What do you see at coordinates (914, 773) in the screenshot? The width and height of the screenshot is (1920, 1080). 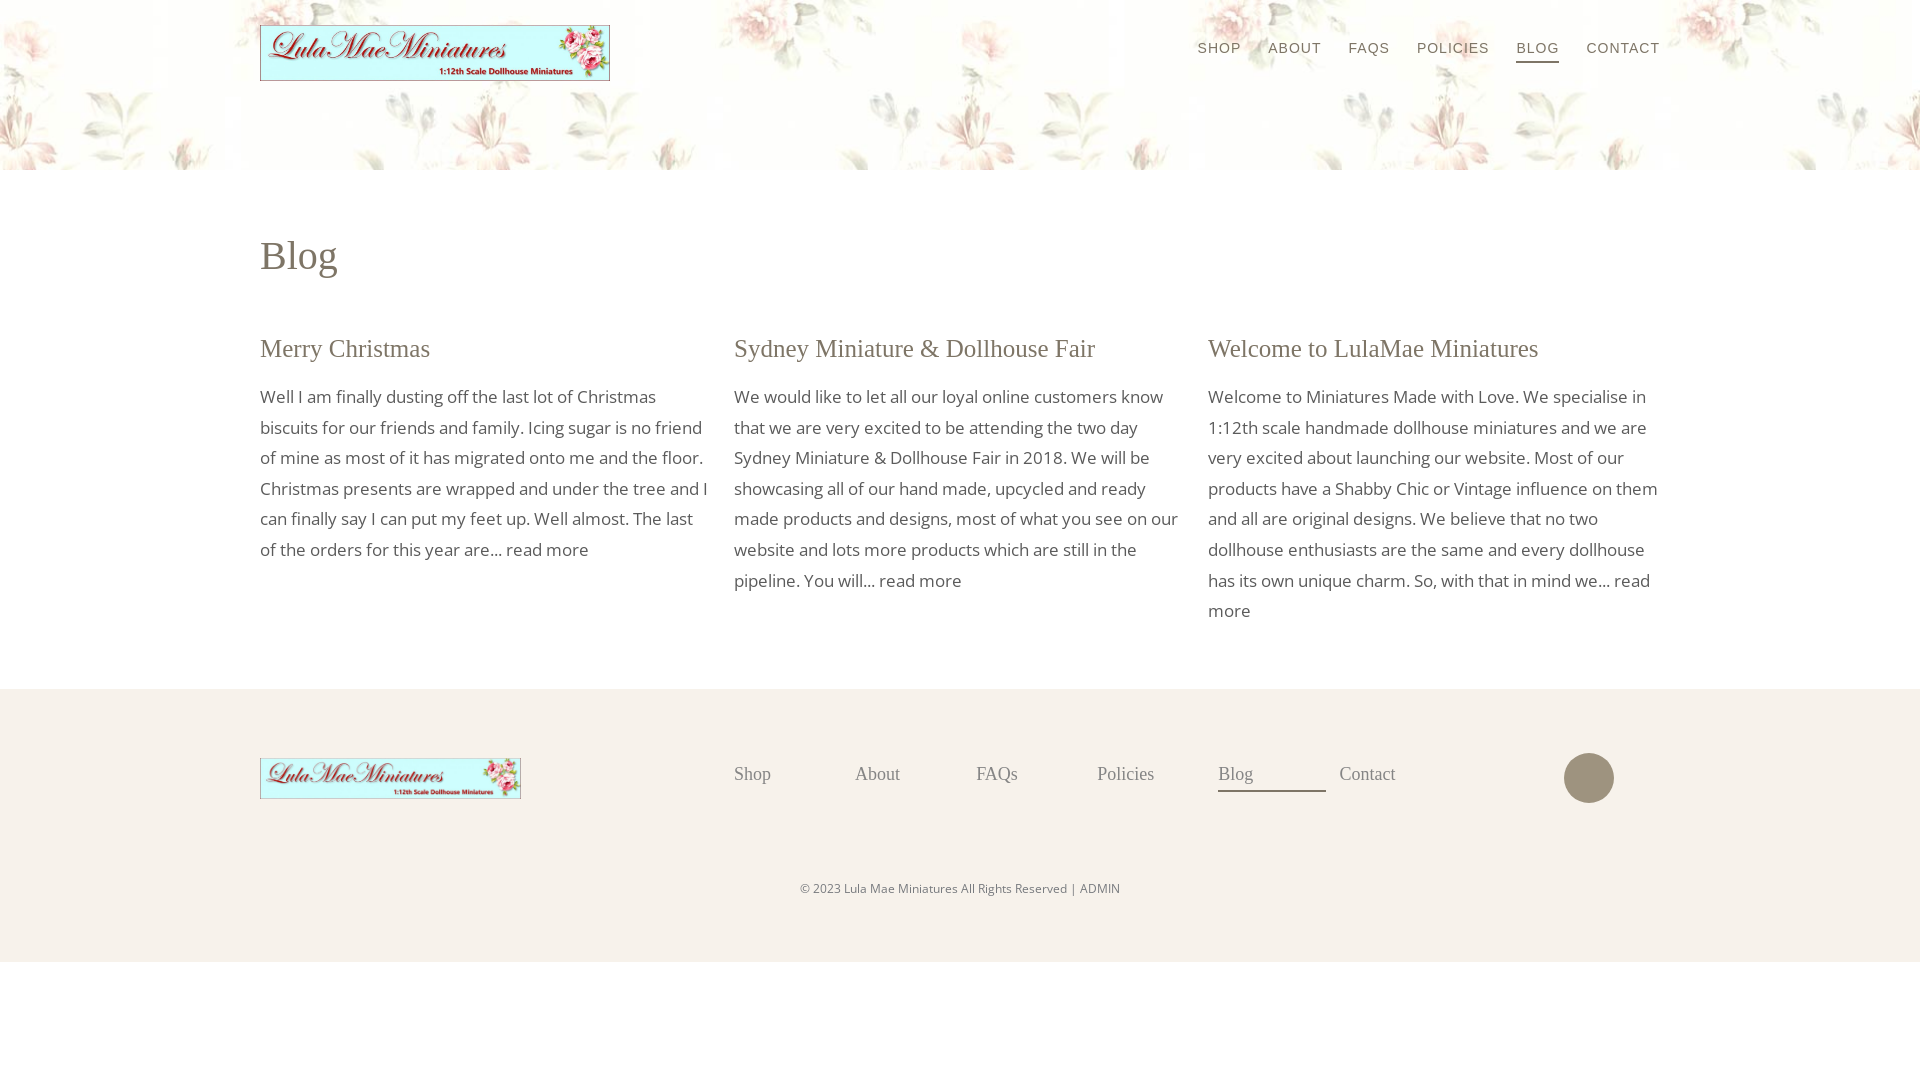 I see `'About'` at bounding box center [914, 773].